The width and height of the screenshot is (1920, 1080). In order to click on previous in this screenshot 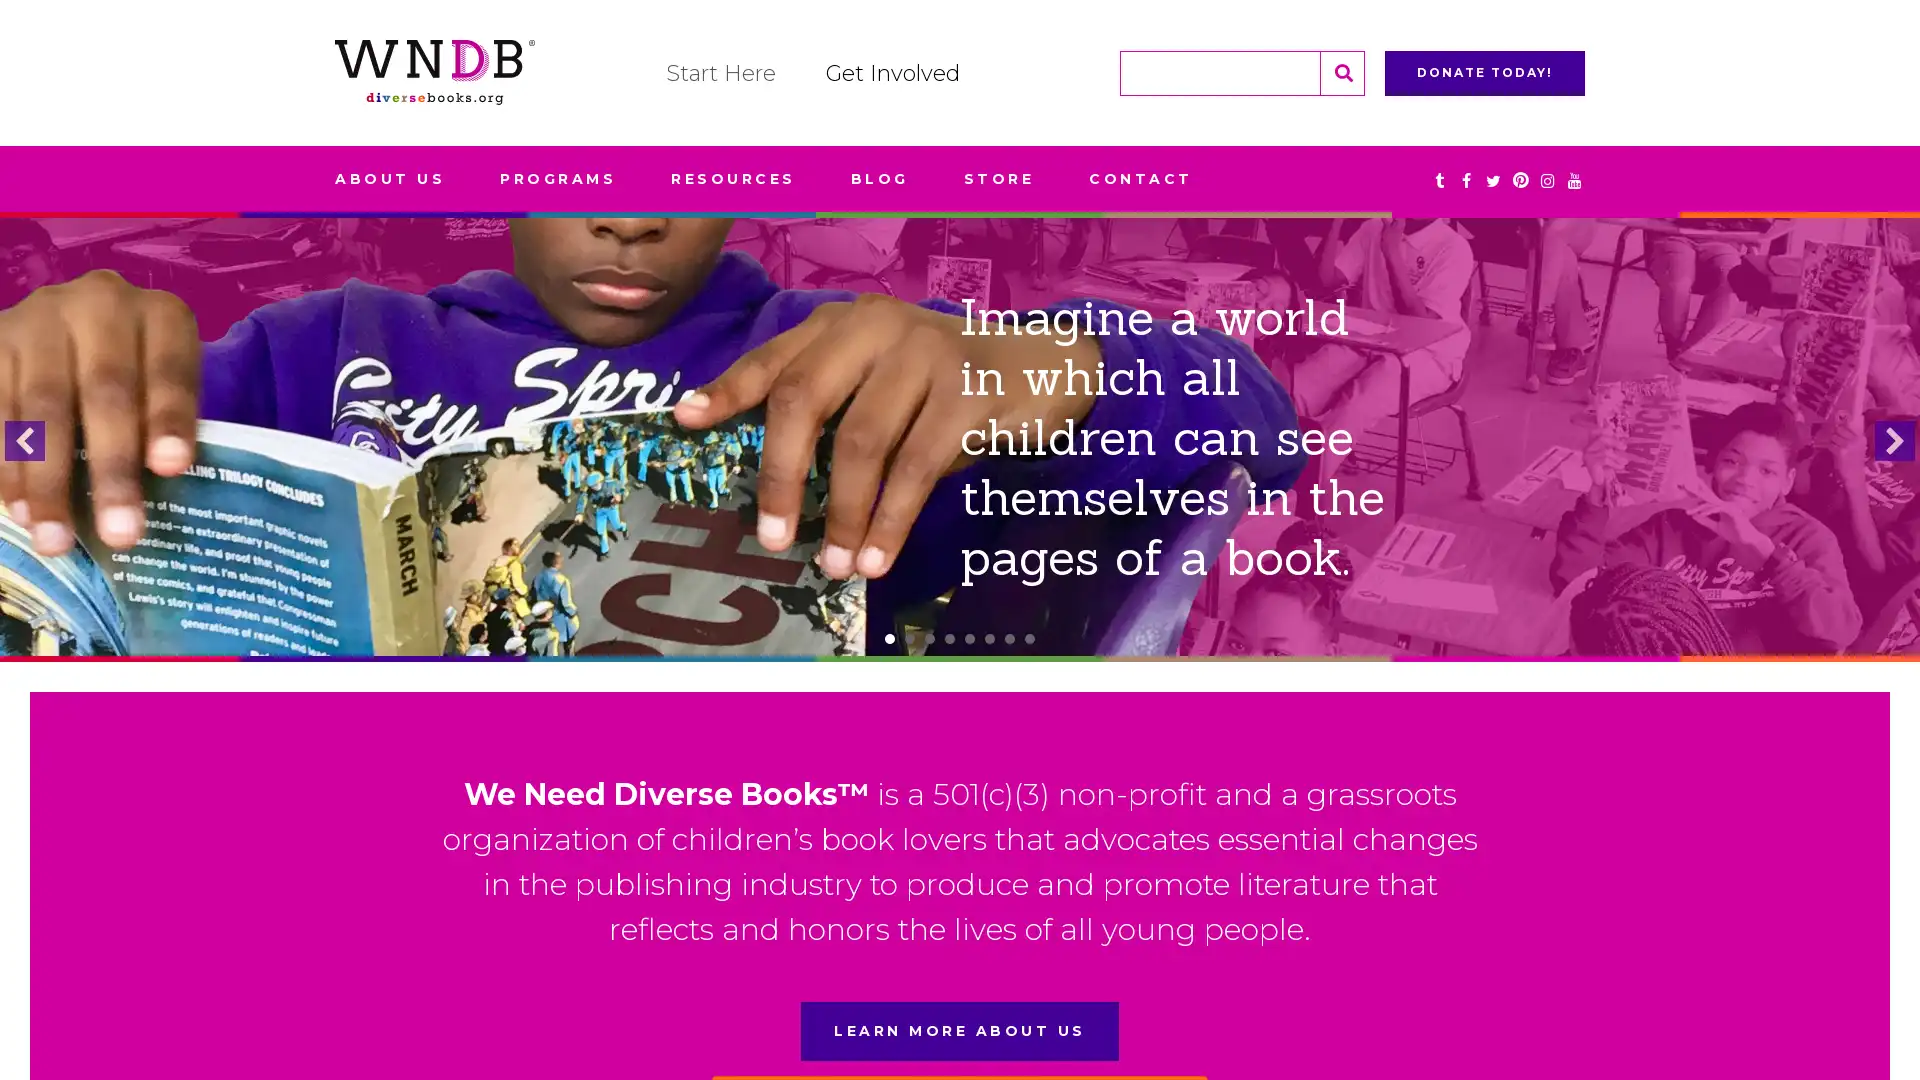, I will do `click(24, 439)`.